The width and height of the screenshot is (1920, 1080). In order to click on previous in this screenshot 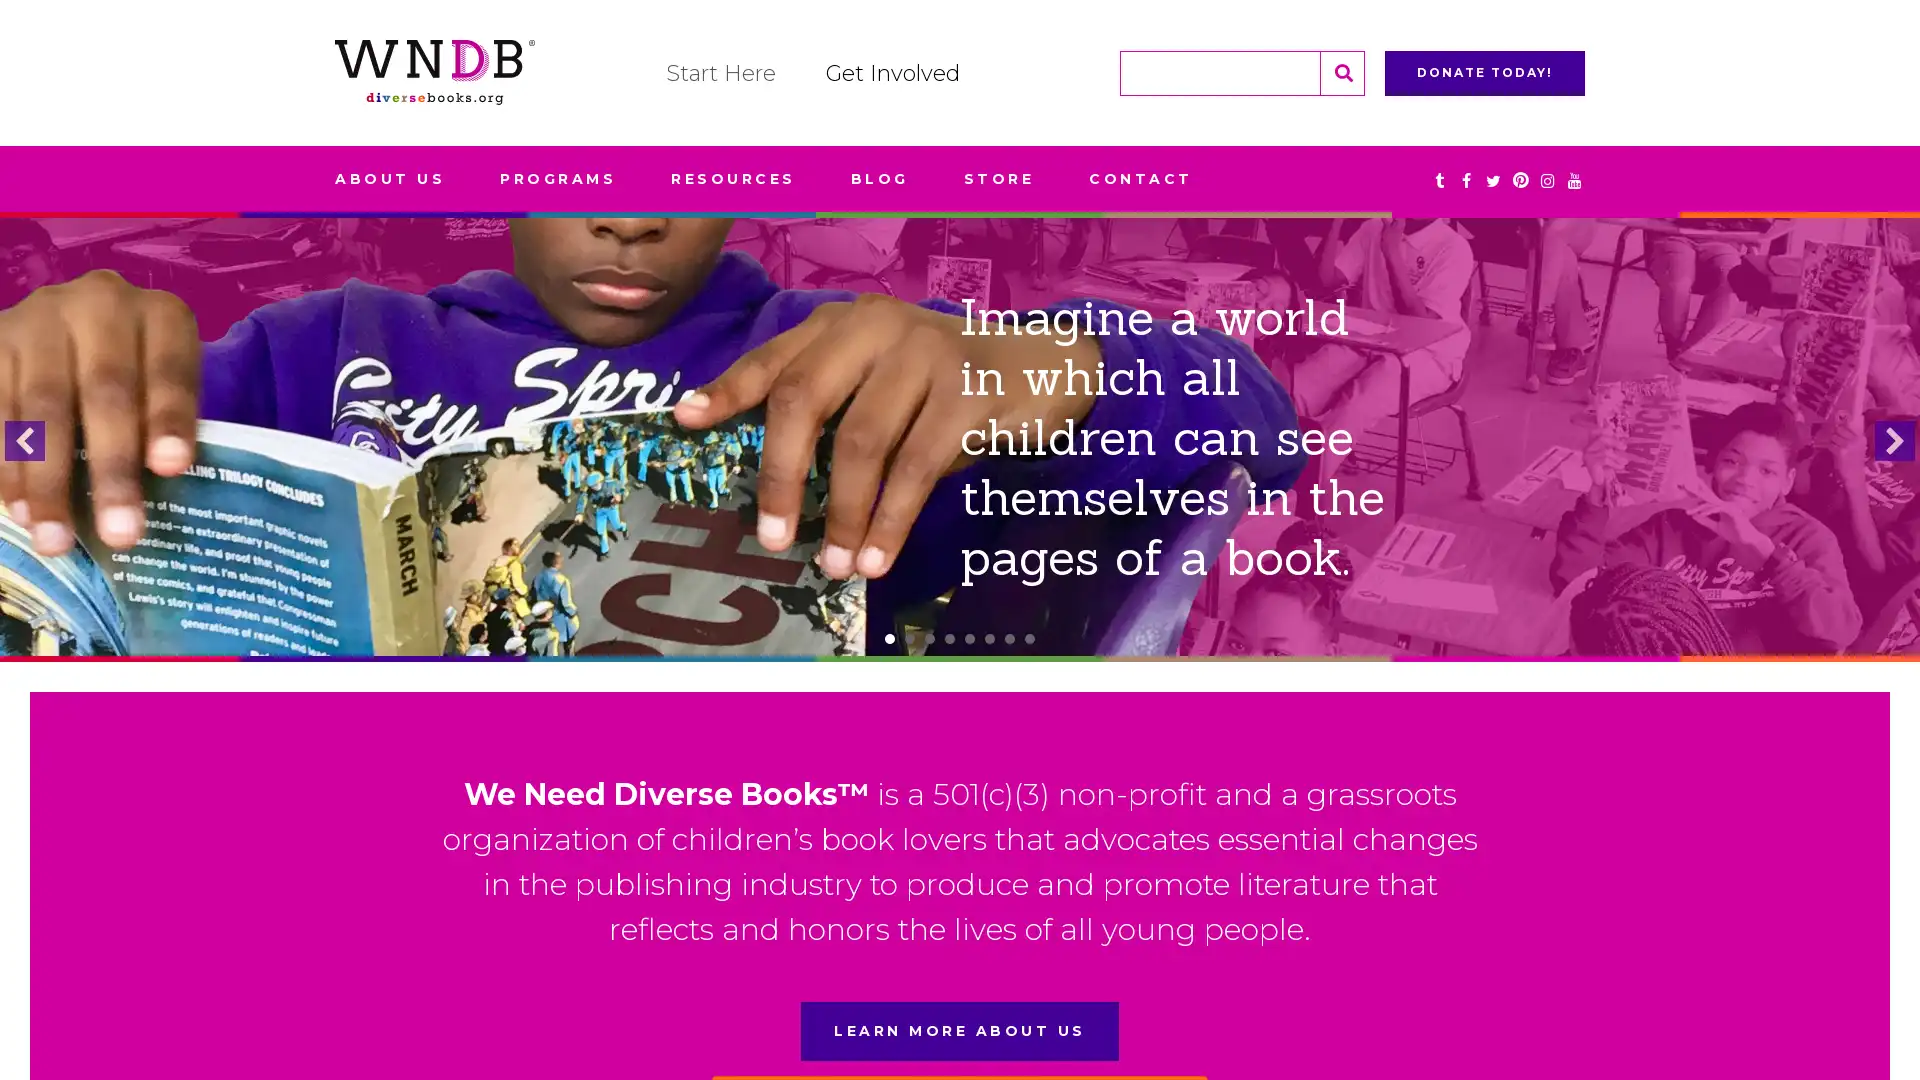, I will do `click(24, 439)`.